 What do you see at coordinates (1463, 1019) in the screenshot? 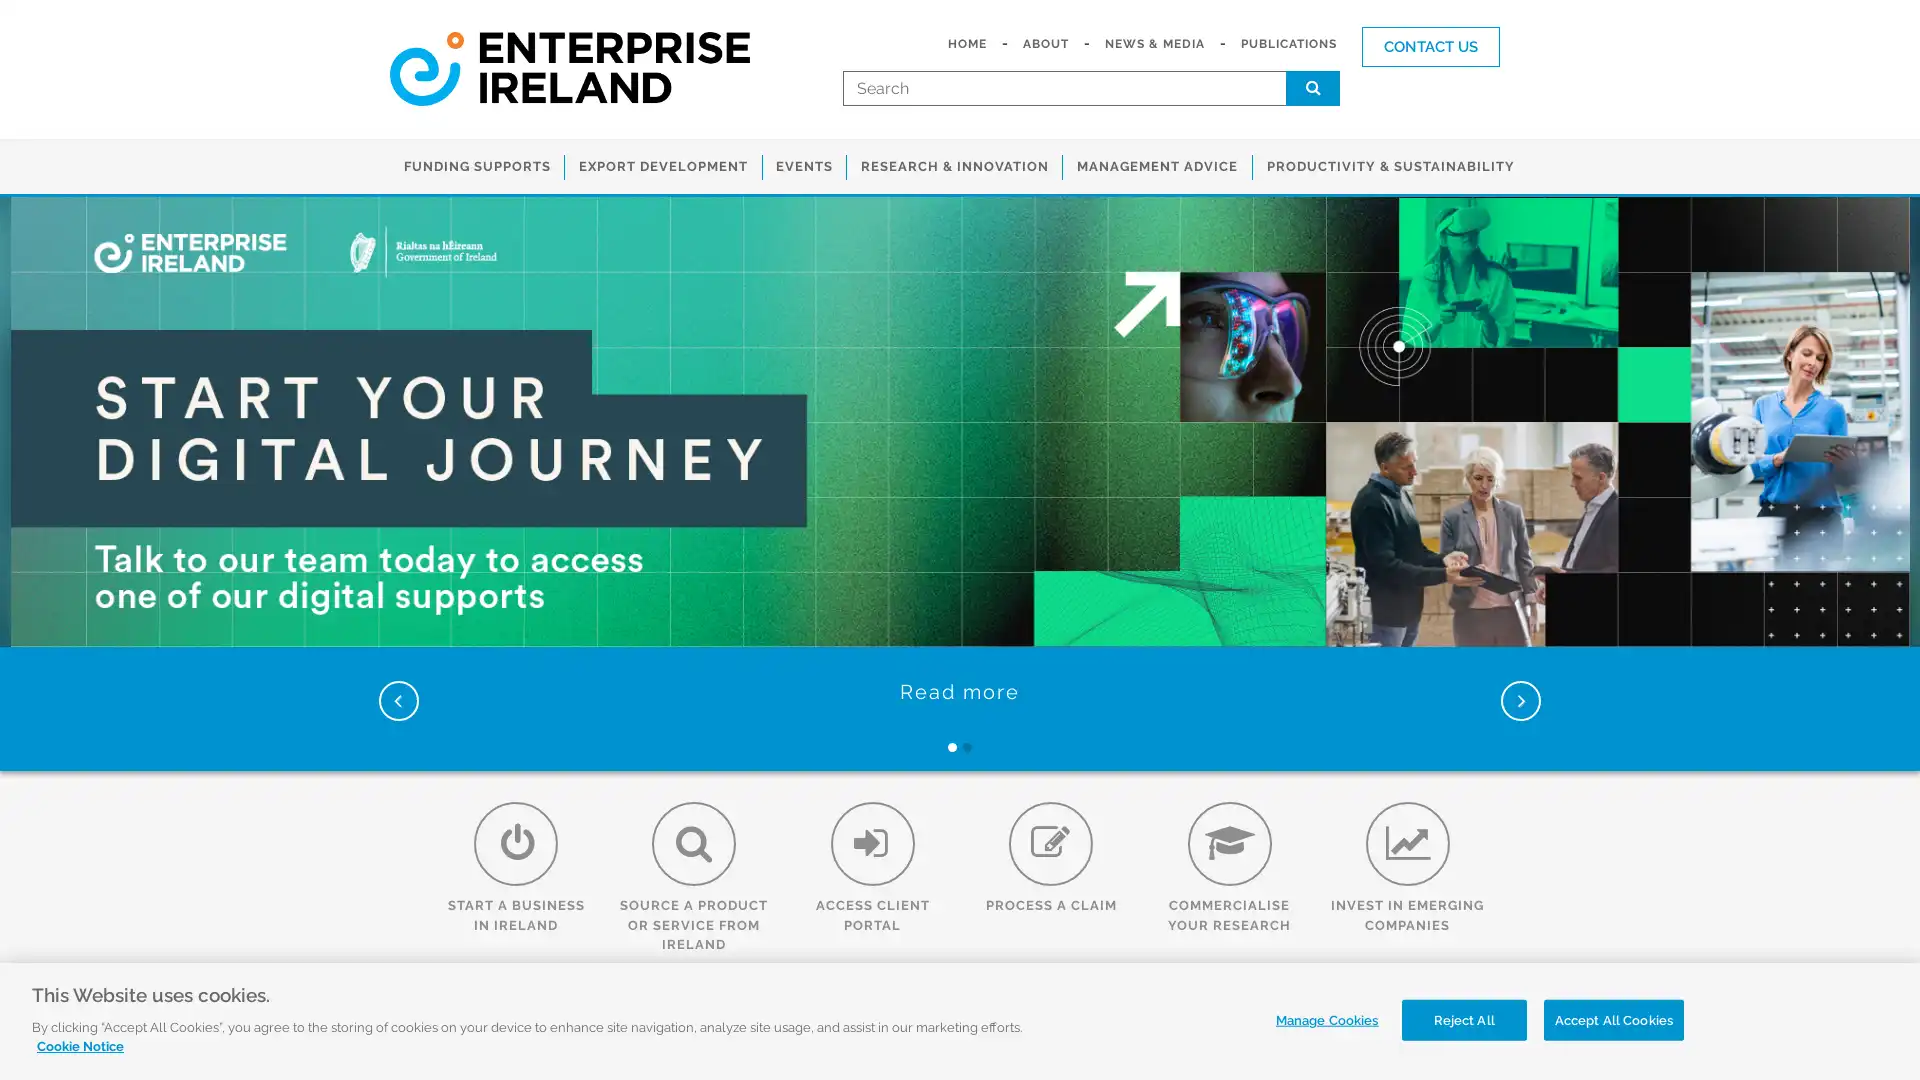
I see `Reject All` at bounding box center [1463, 1019].